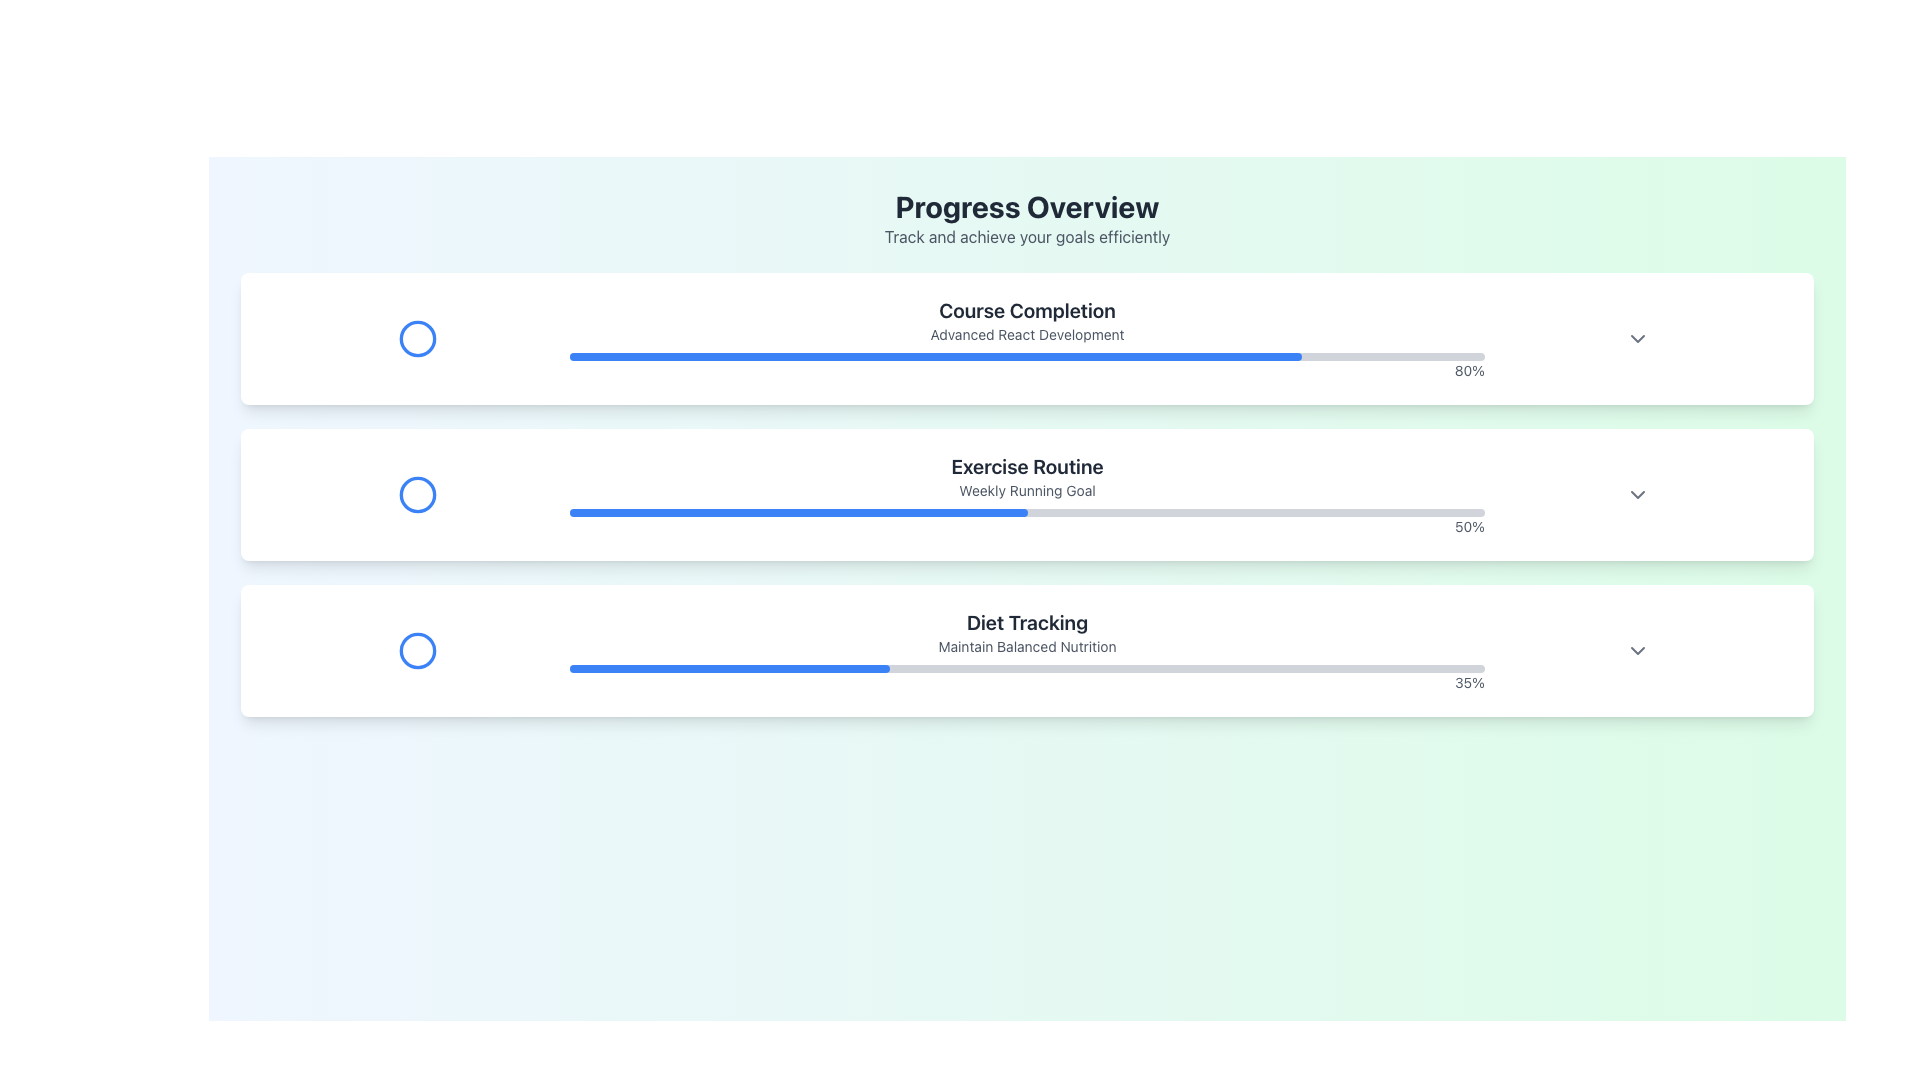  Describe the element at coordinates (416, 494) in the screenshot. I see `the circular icon representing the 'Exercise Routine' in the second row of the 'Progress Overview', located on the far-left side of the horizontal bar` at that location.